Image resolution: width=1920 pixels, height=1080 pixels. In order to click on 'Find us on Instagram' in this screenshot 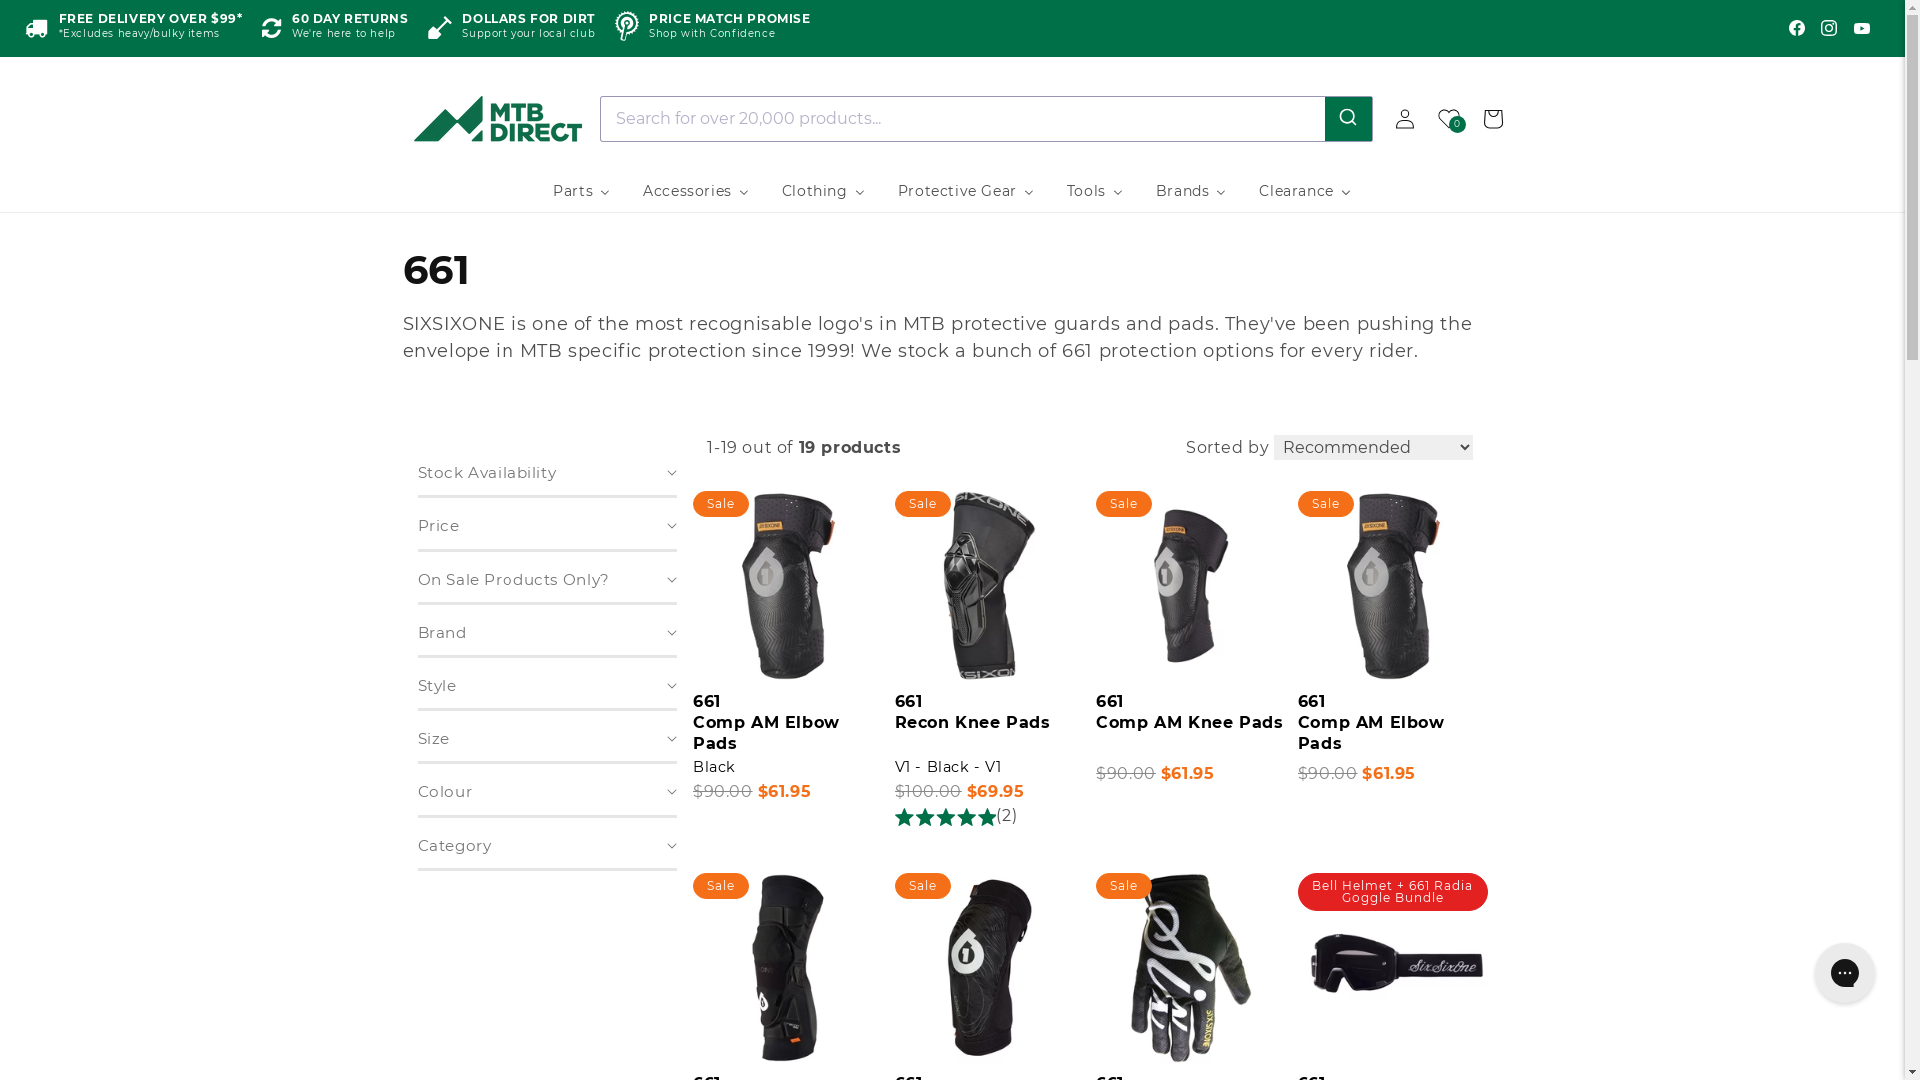, I will do `click(1814, 27)`.